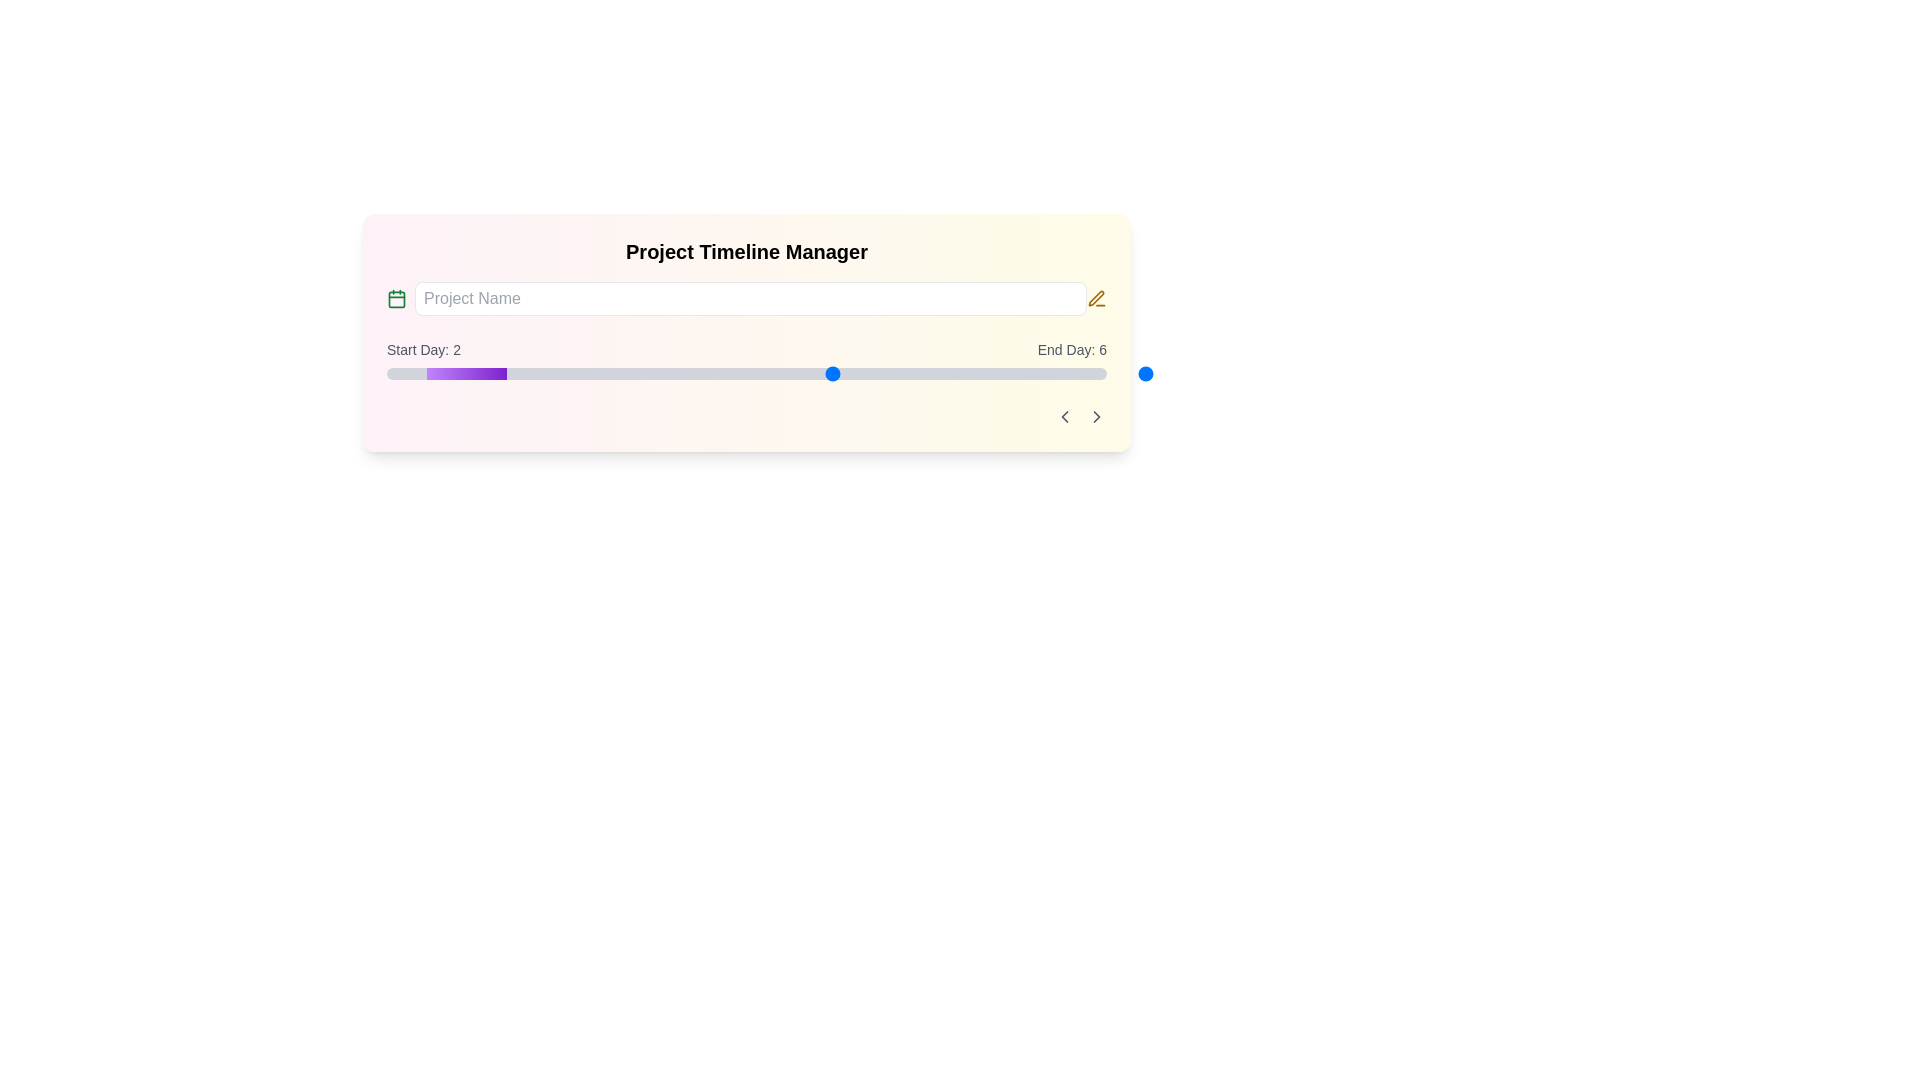 This screenshot has width=1920, height=1080. Describe the element at coordinates (1095, 298) in the screenshot. I see `the yellow pencil icon located in the top-right area of the text input field` at that location.